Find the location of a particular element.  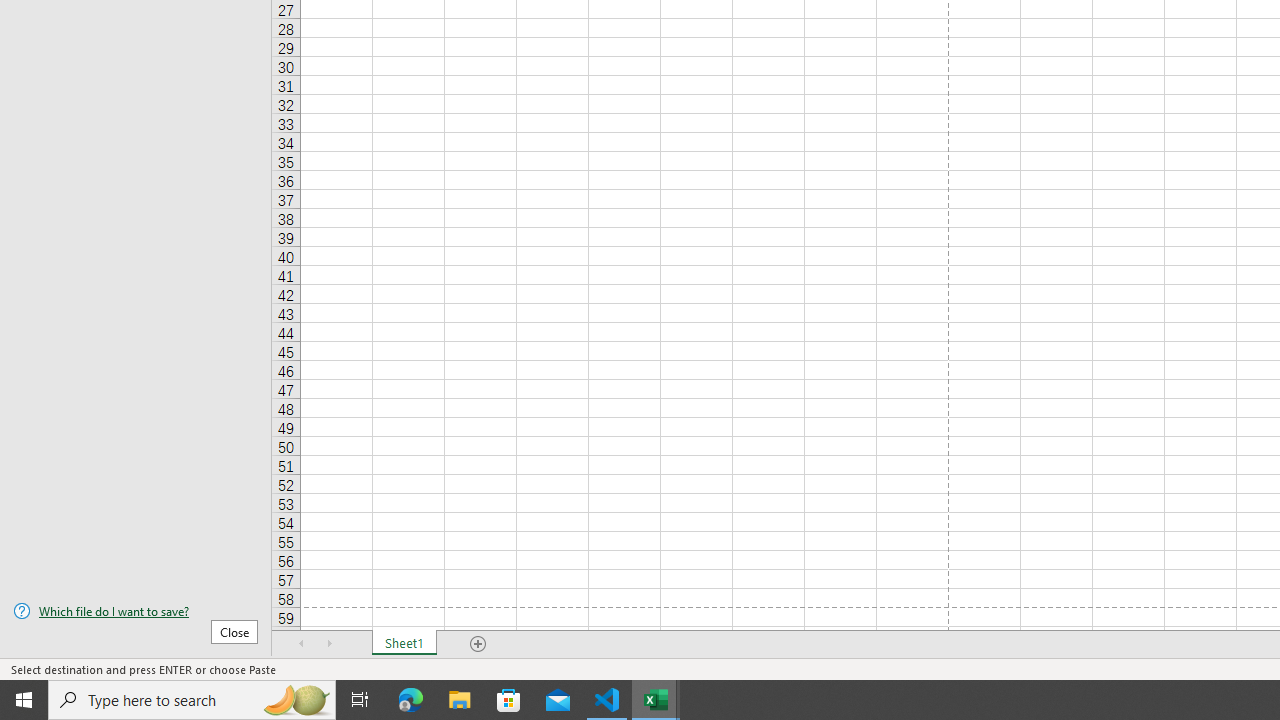

'Which file do I want to save?' is located at coordinates (135, 610).